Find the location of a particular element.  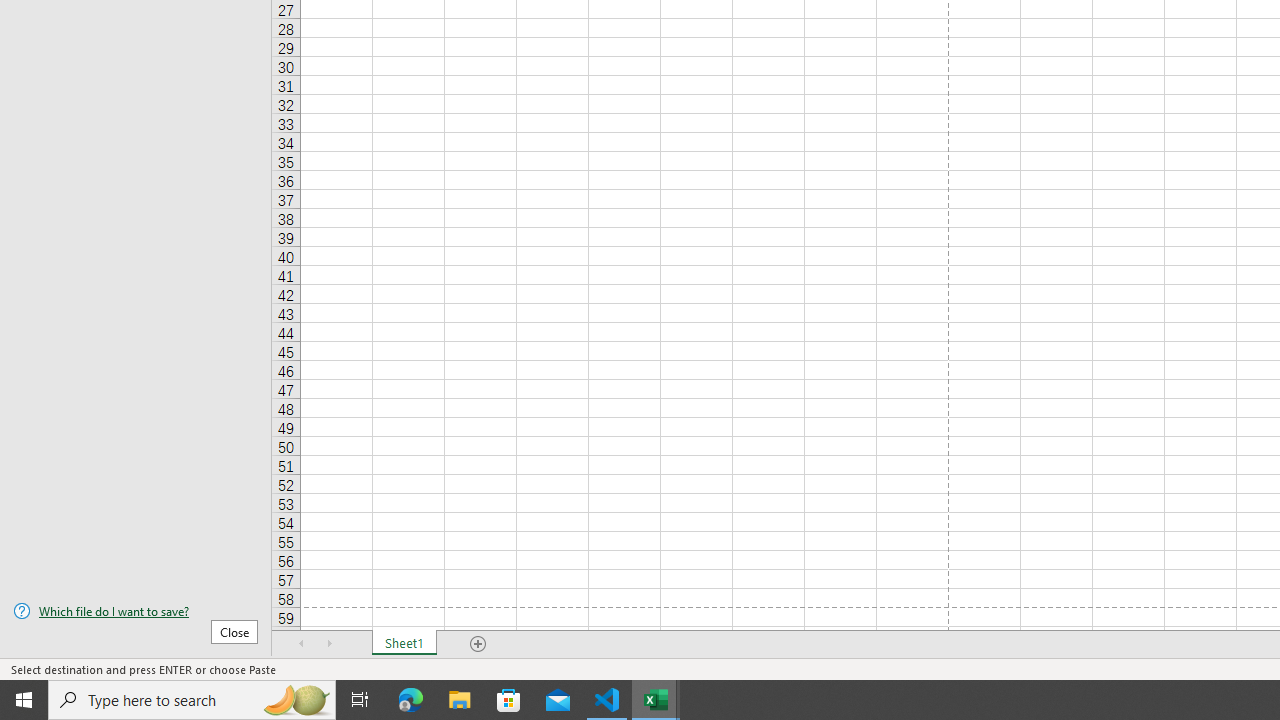

'Which file do I want to save?' is located at coordinates (135, 610).